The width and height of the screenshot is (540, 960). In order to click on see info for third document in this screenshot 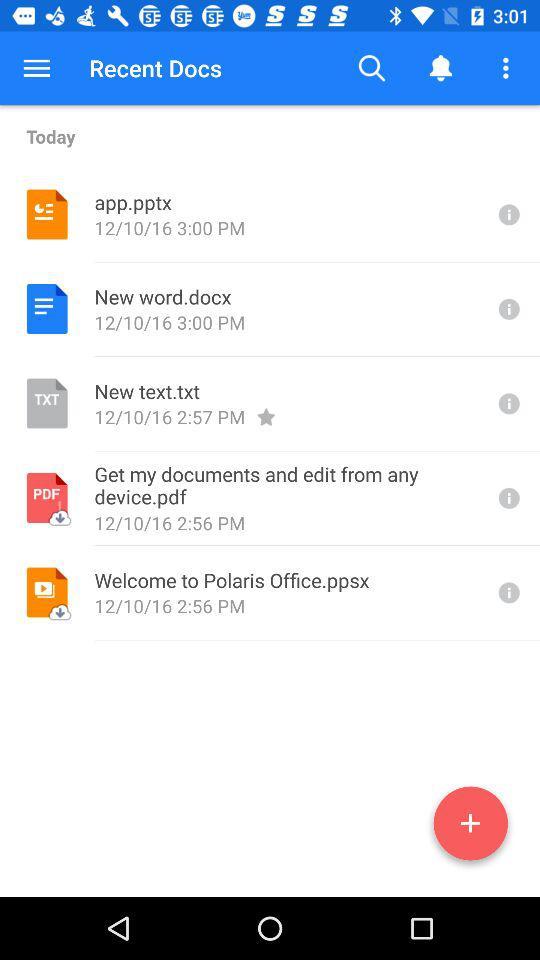, I will do `click(507, 402)`.